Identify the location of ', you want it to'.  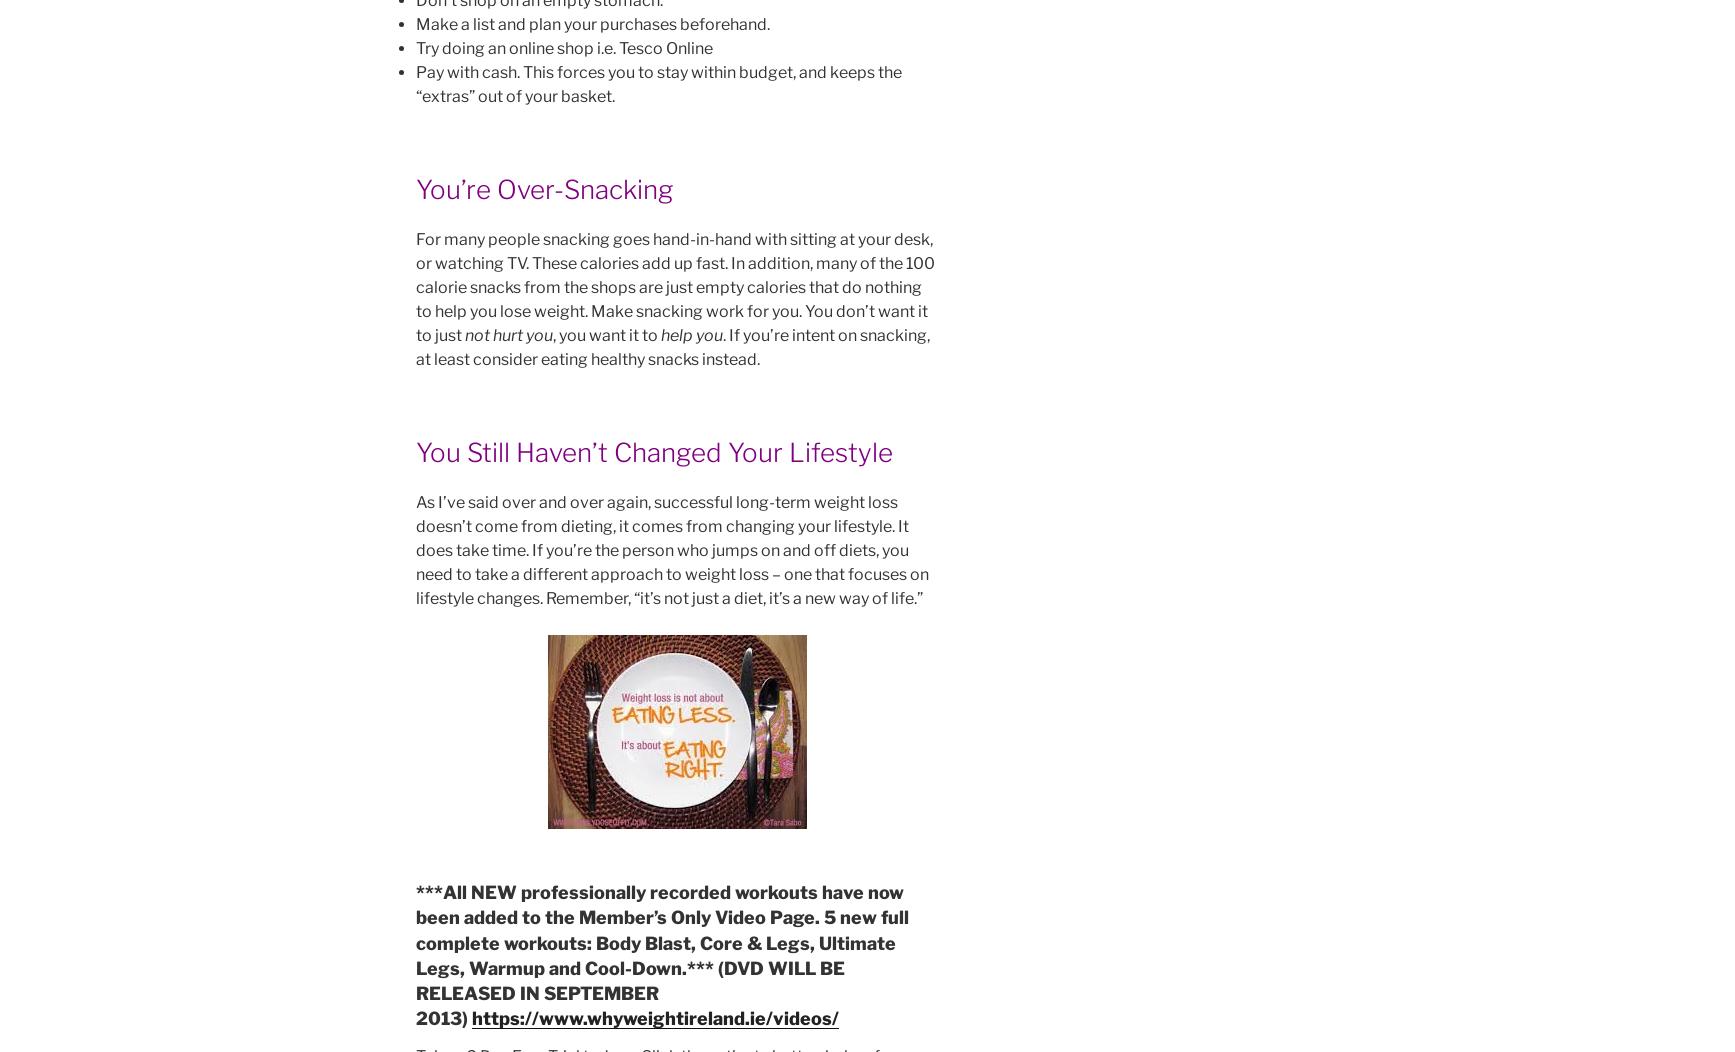
(606, 334).